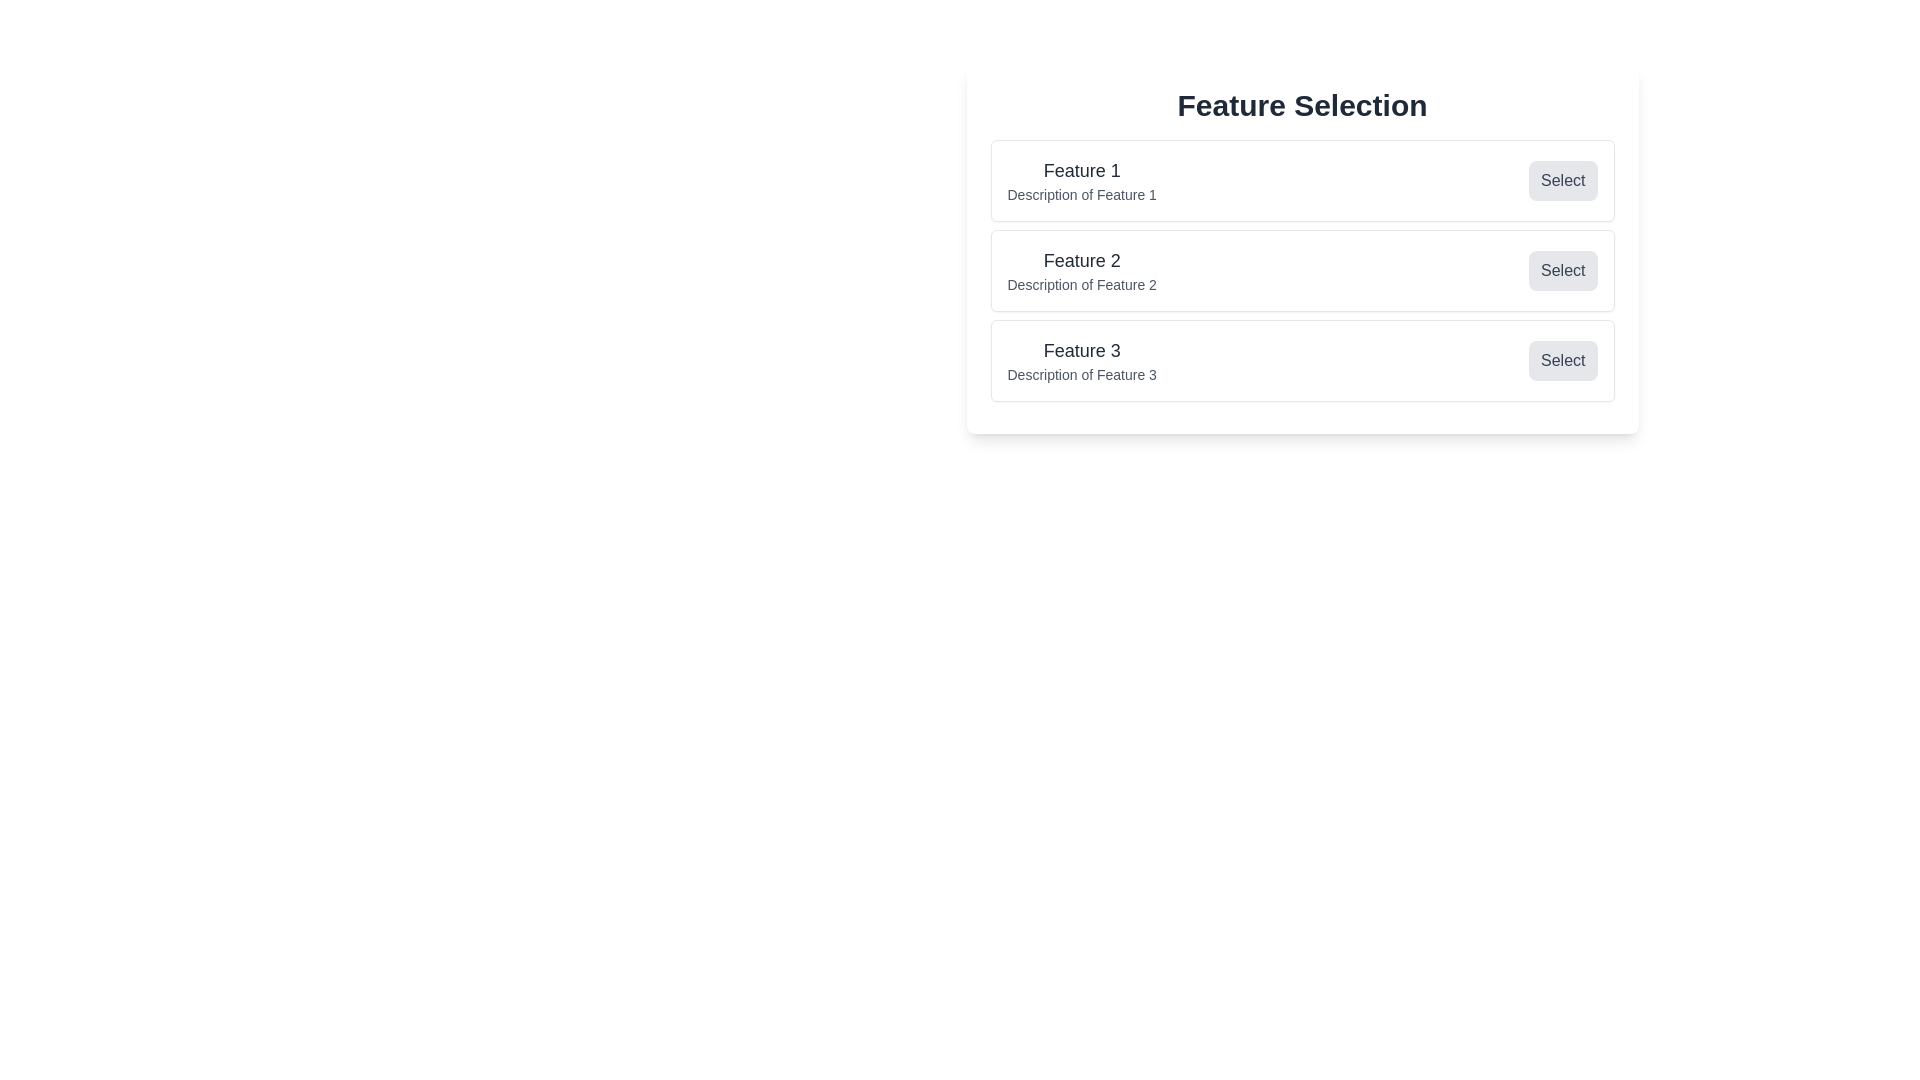  I want to click on the button located to the right of the list item labeled 'Feature 2', so click(1562, 270).